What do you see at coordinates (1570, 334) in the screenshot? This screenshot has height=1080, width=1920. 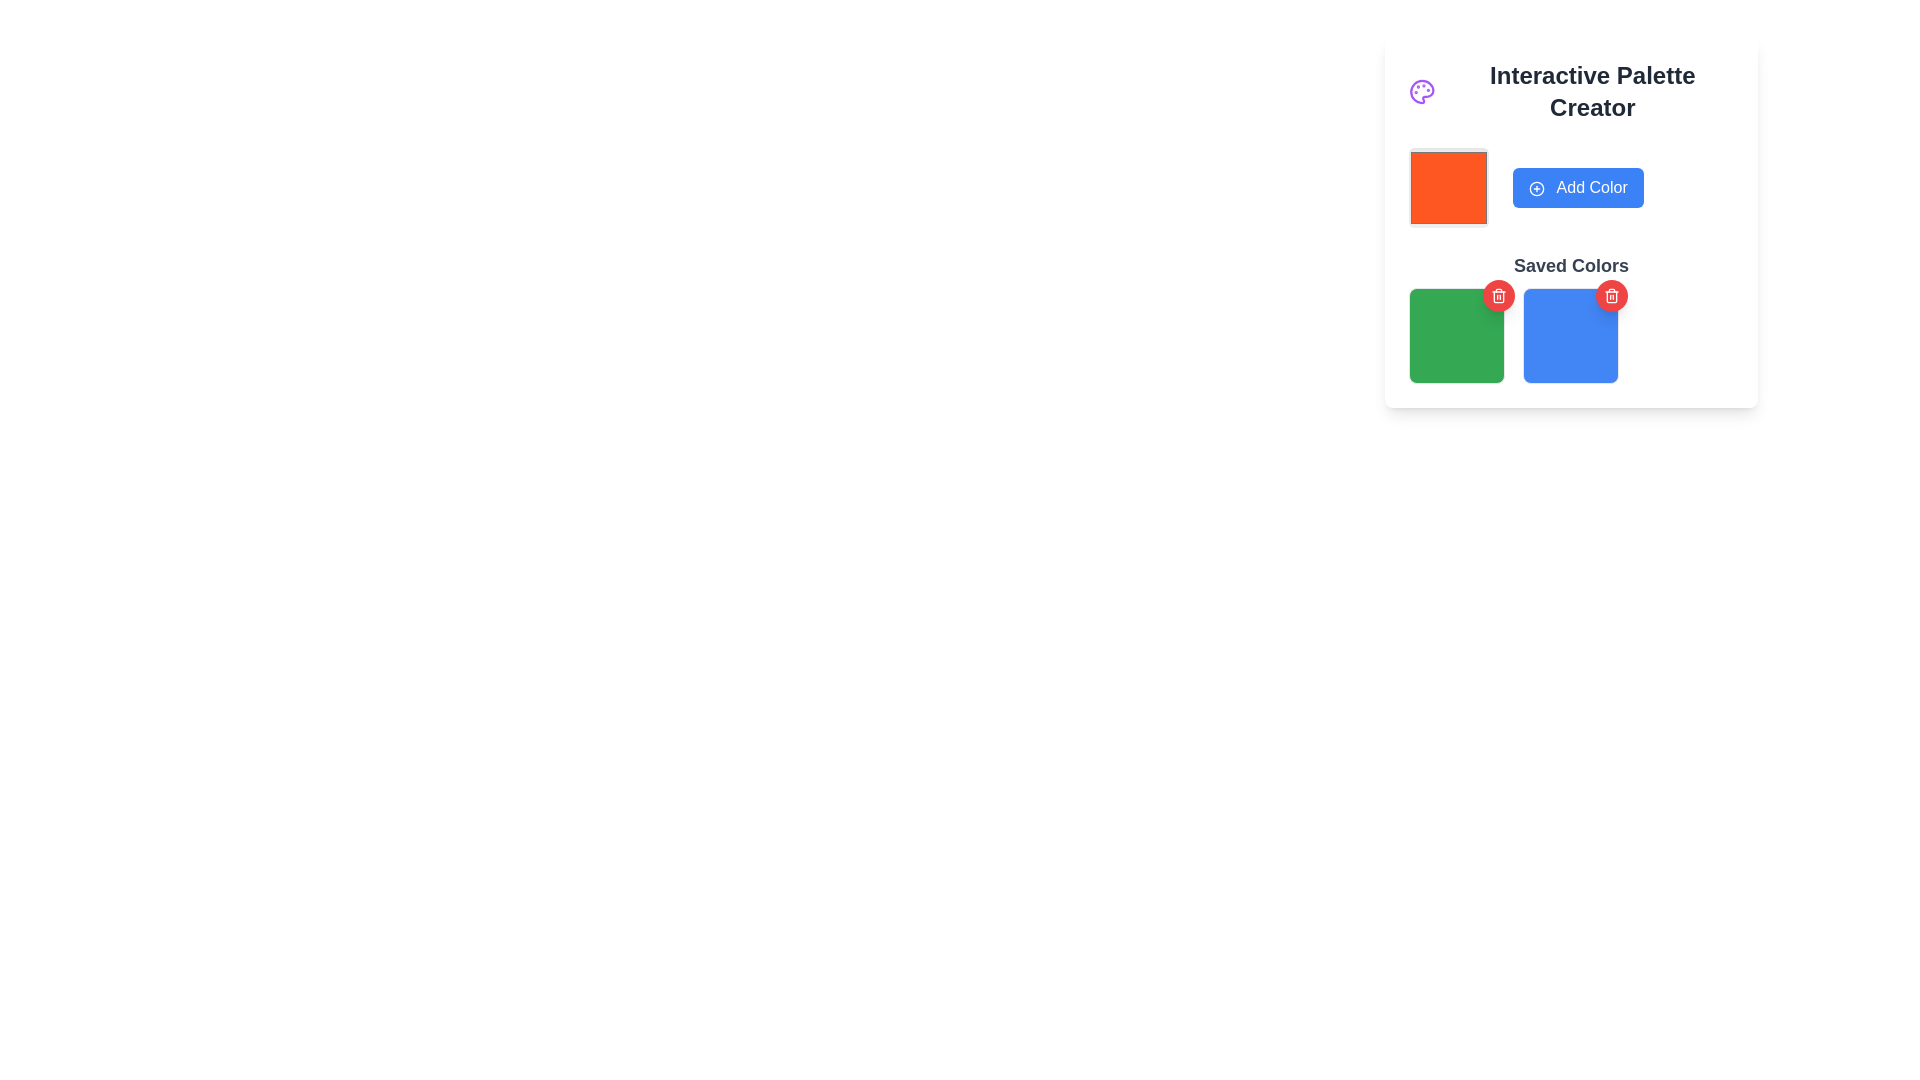 I see `the color panel located in the second column of the grid beneath the 'Saved Colors' label for rearrangement` at bounding box center [1570, 334].